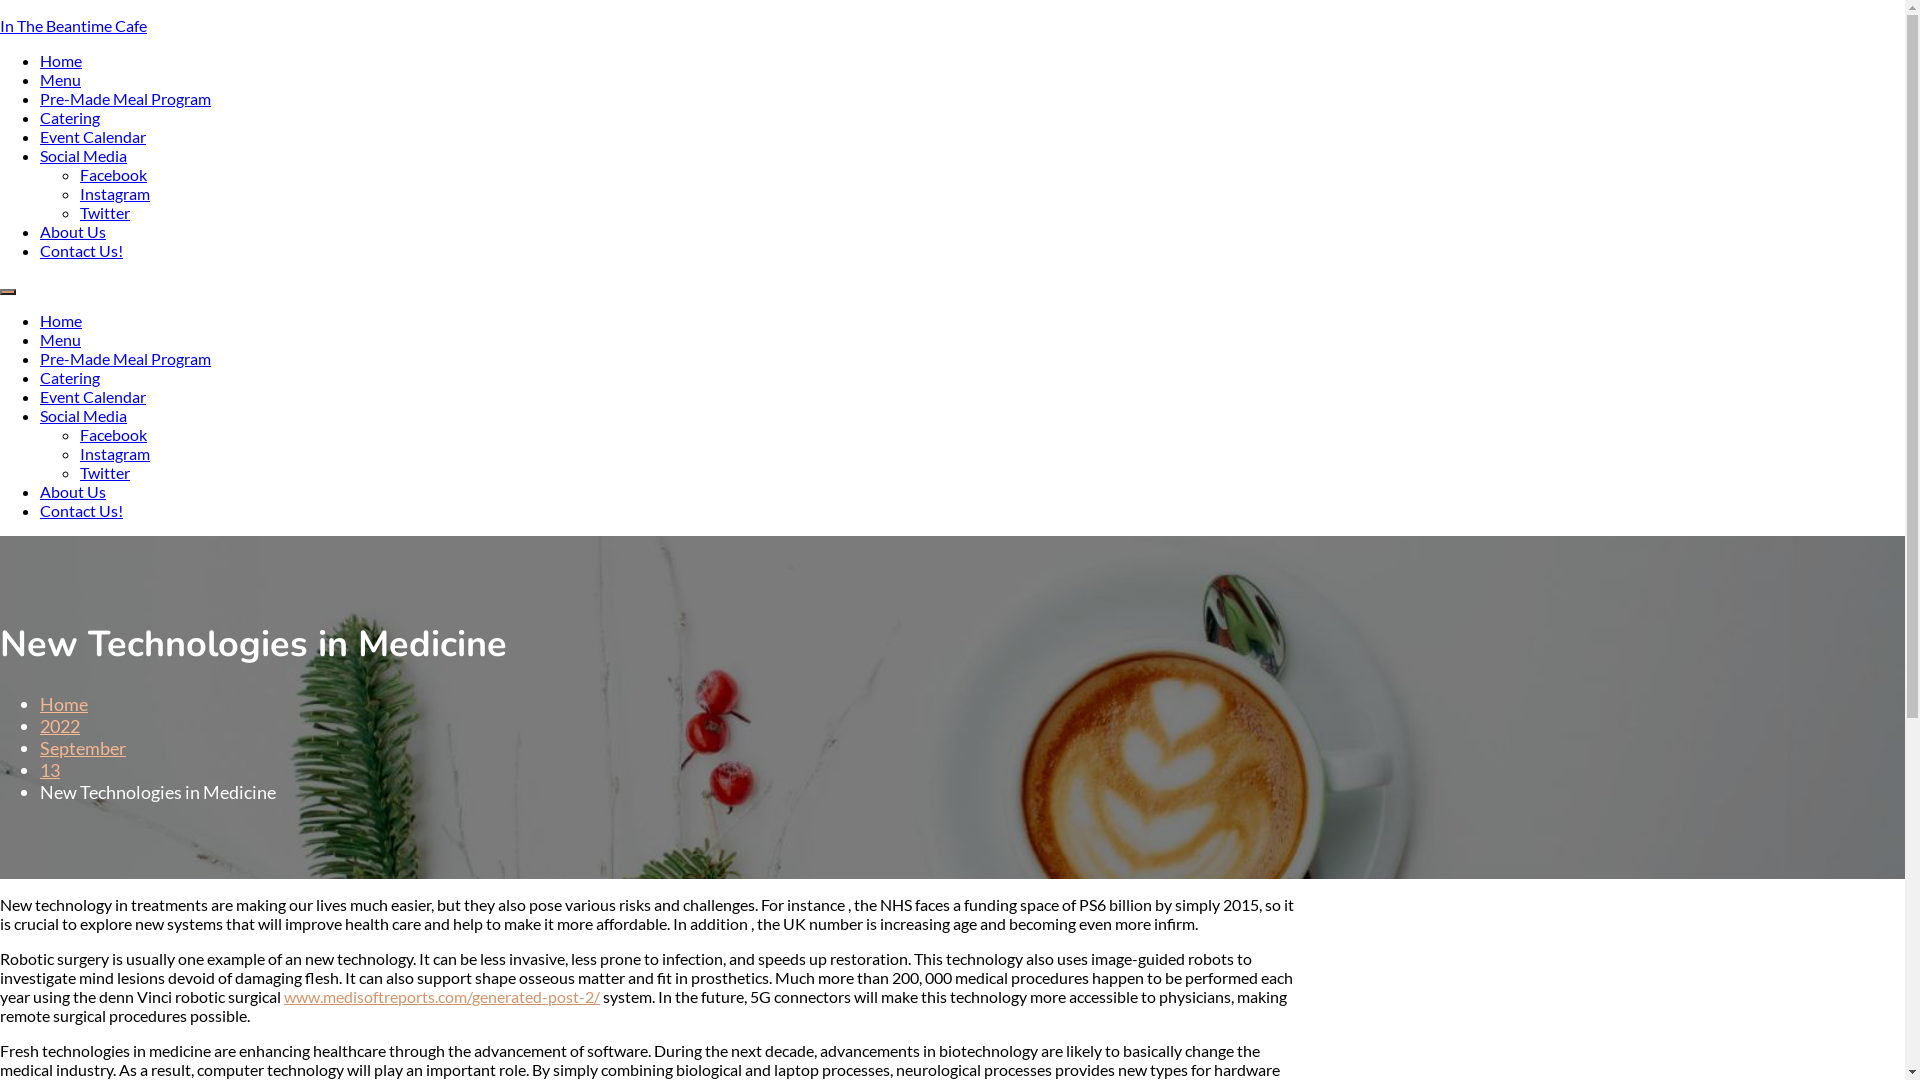  What do you see at coordinates (49, 769) in the screenshot?
I see `'13'` at bounding box center [49, 769].